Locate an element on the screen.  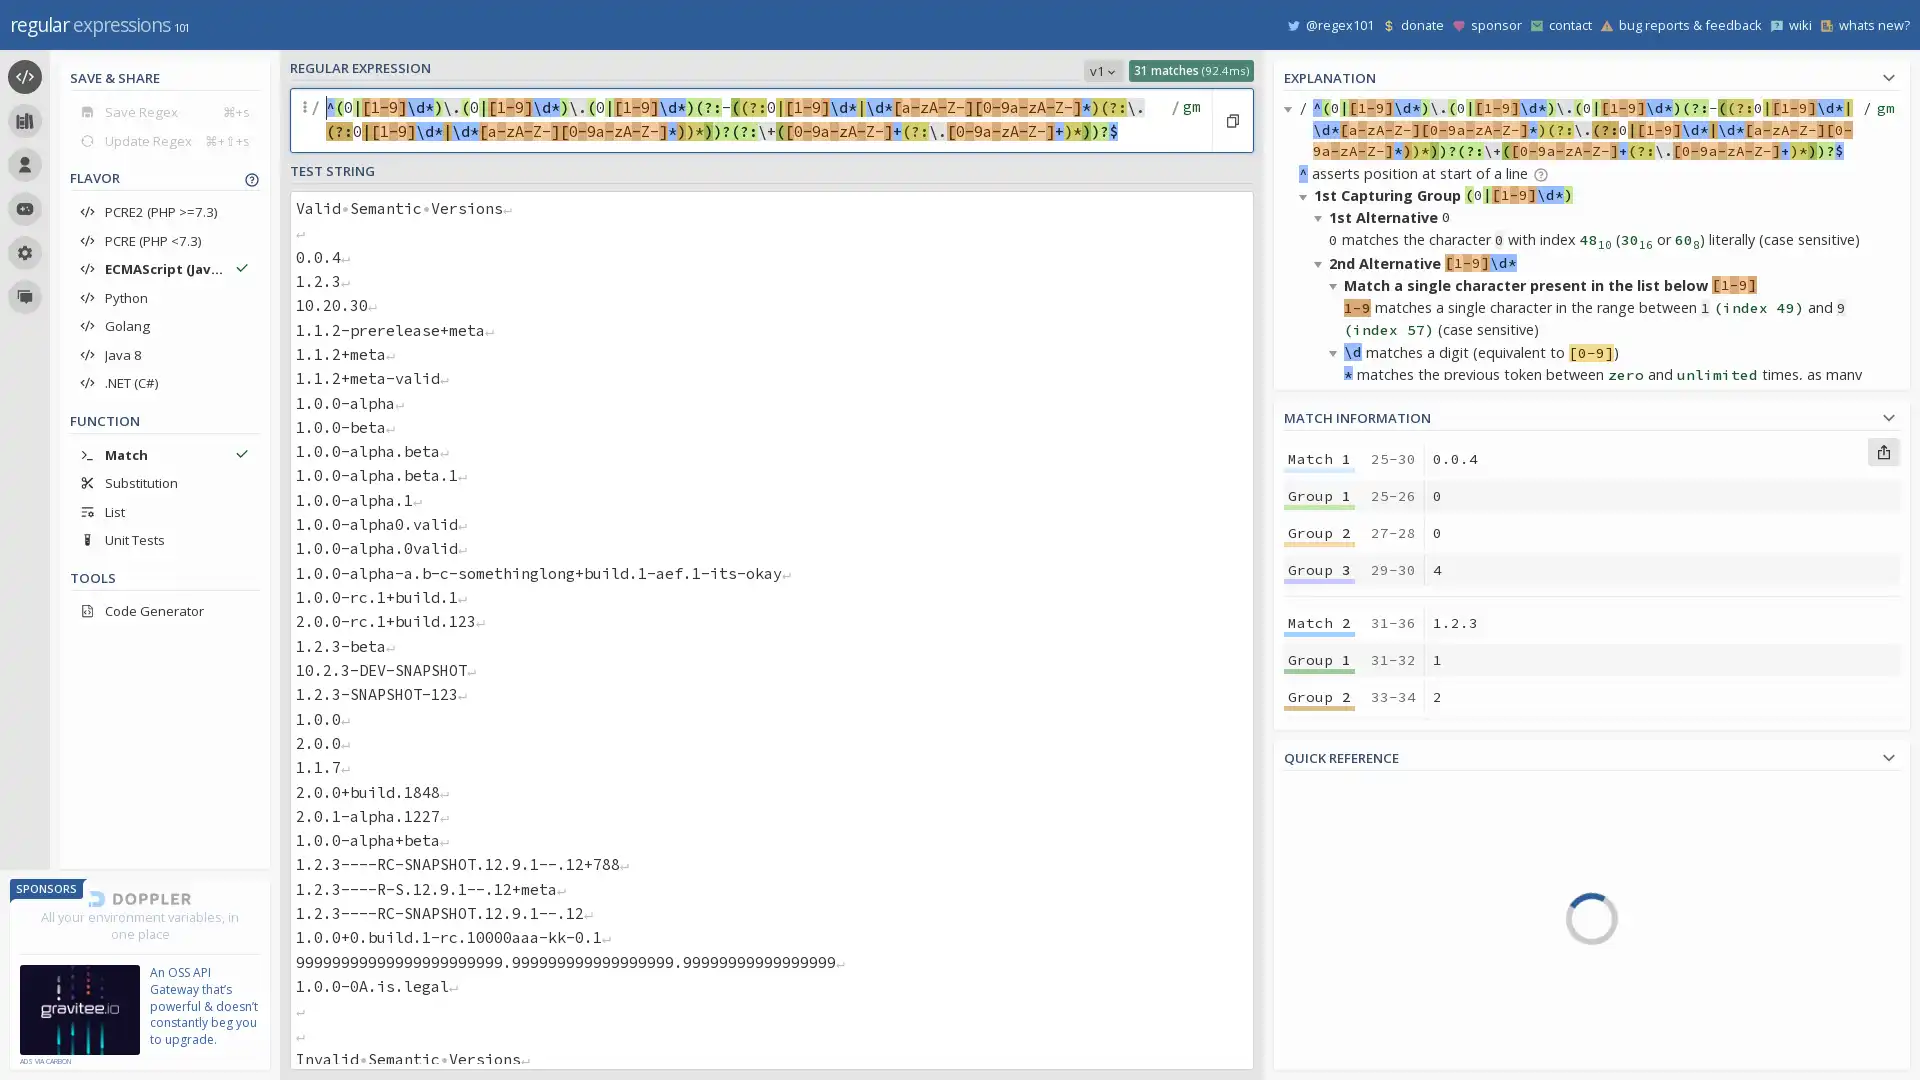
Flags/Modifiers is located at coordinates (1377, 1056).